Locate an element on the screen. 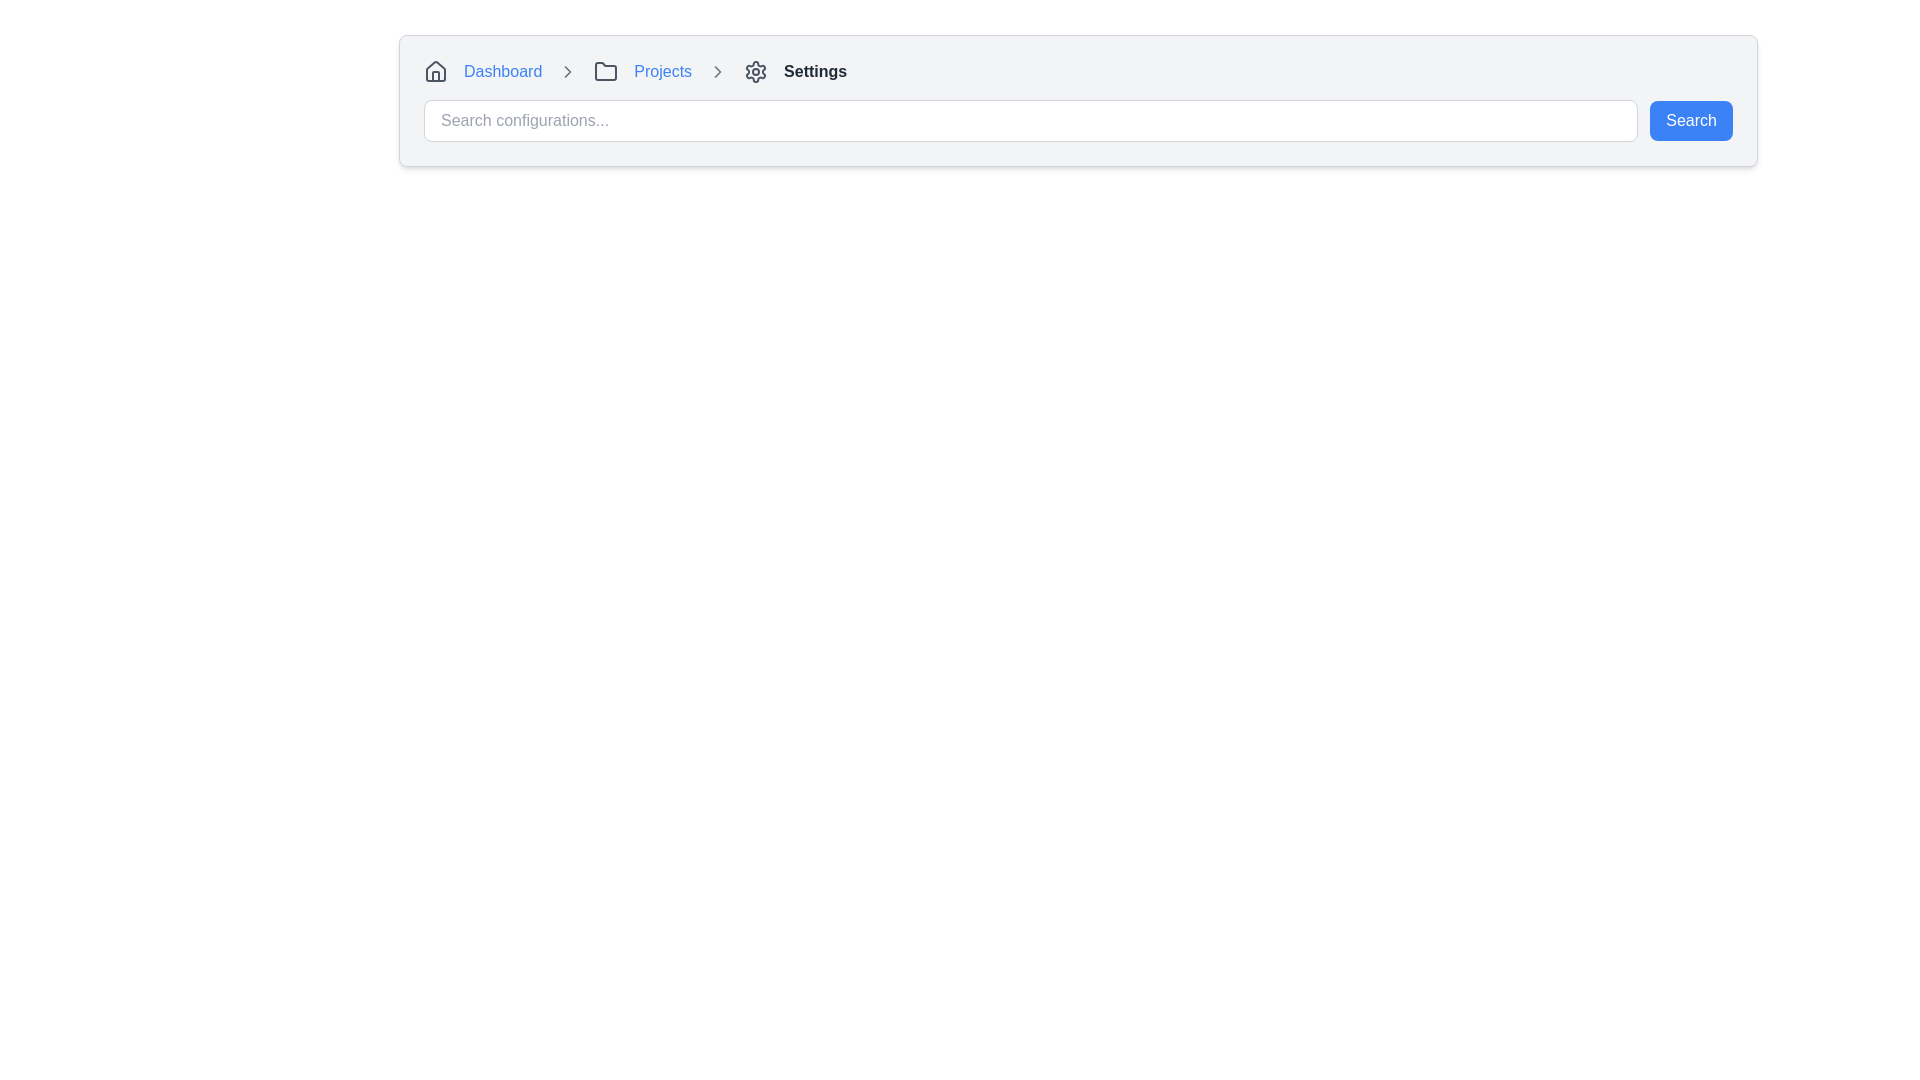 The image size is (1920, 1080). the folder icon, which is a gray, line-drawn representation with rounded corners located in the breadcrumb navigation bar between 'Dashboard' and 'Projects' is located at coordinates (605, 70).